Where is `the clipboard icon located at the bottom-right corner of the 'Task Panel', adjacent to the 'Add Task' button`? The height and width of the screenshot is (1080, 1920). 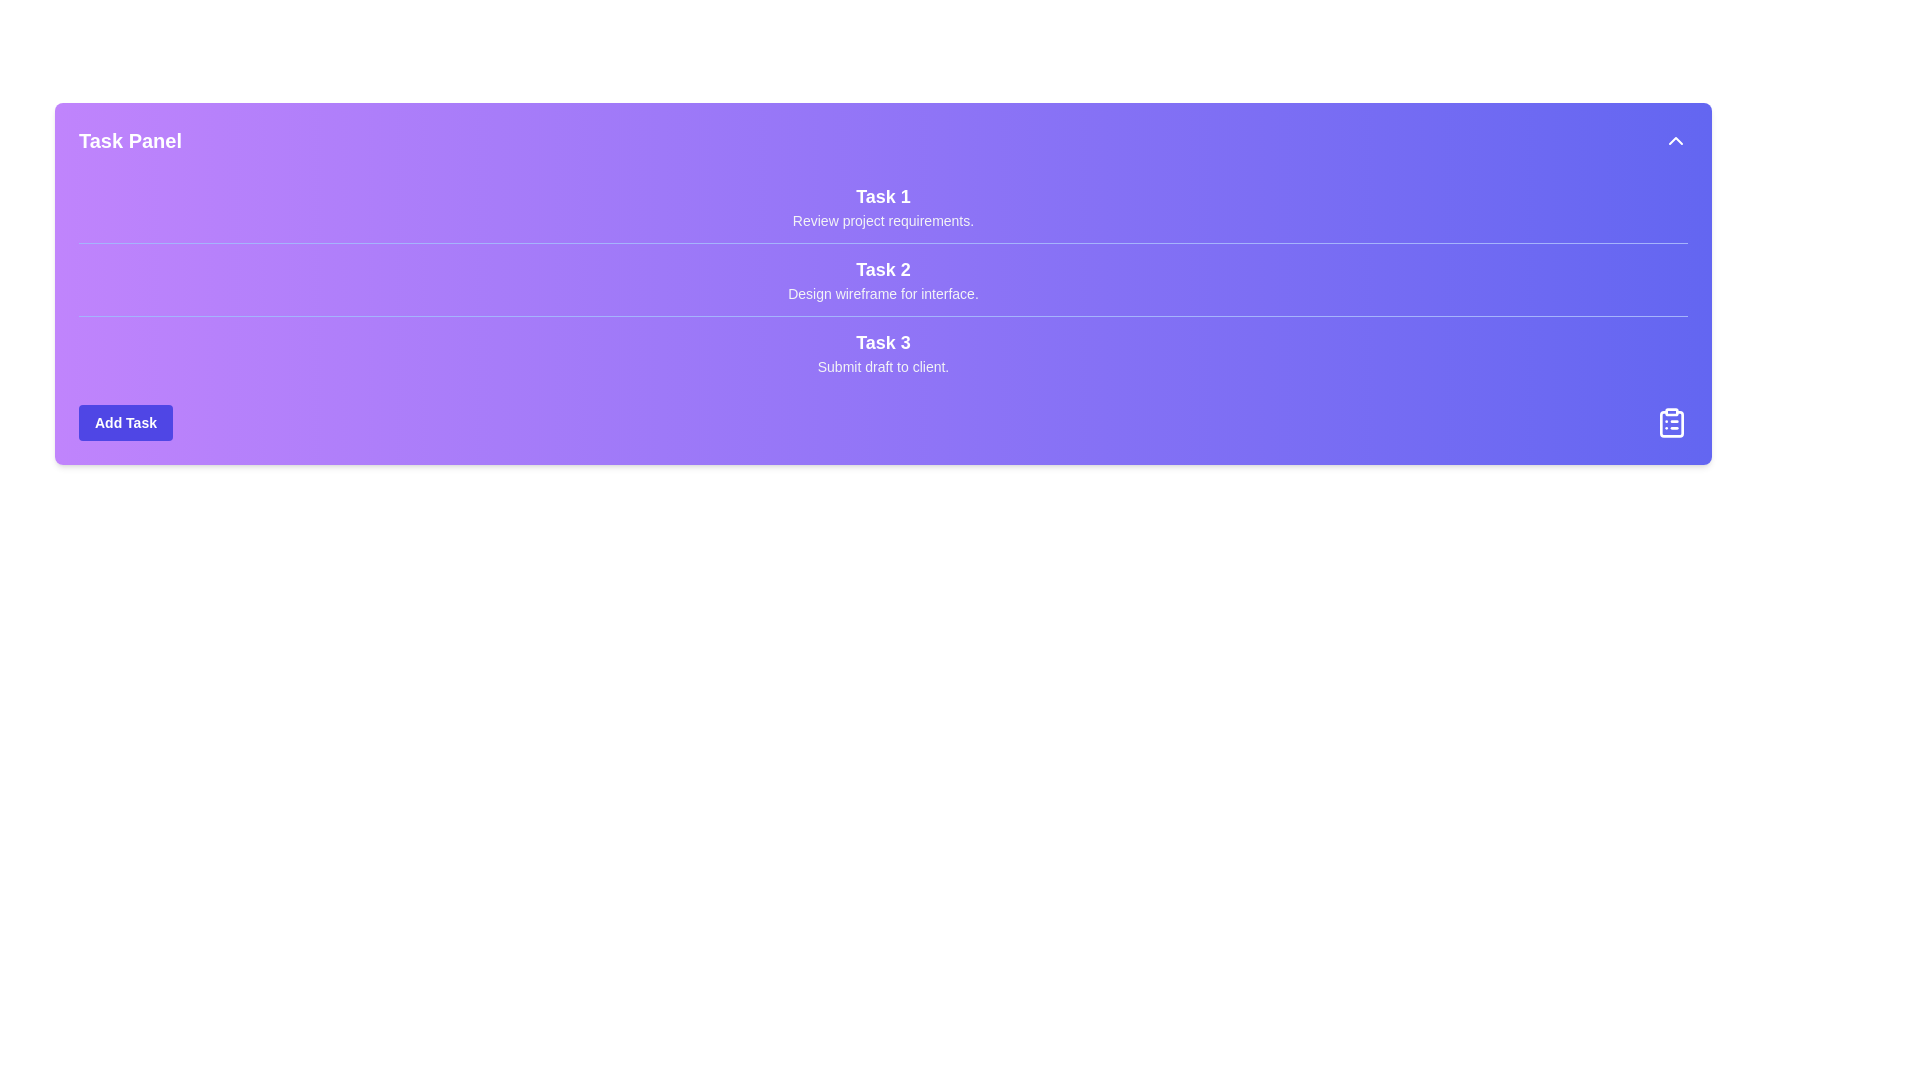 the clipboard icon located at the bottom-right corner of the 'Task Panel', adjacent to the 'Add Task' button is located at coordinates (1671, 423).